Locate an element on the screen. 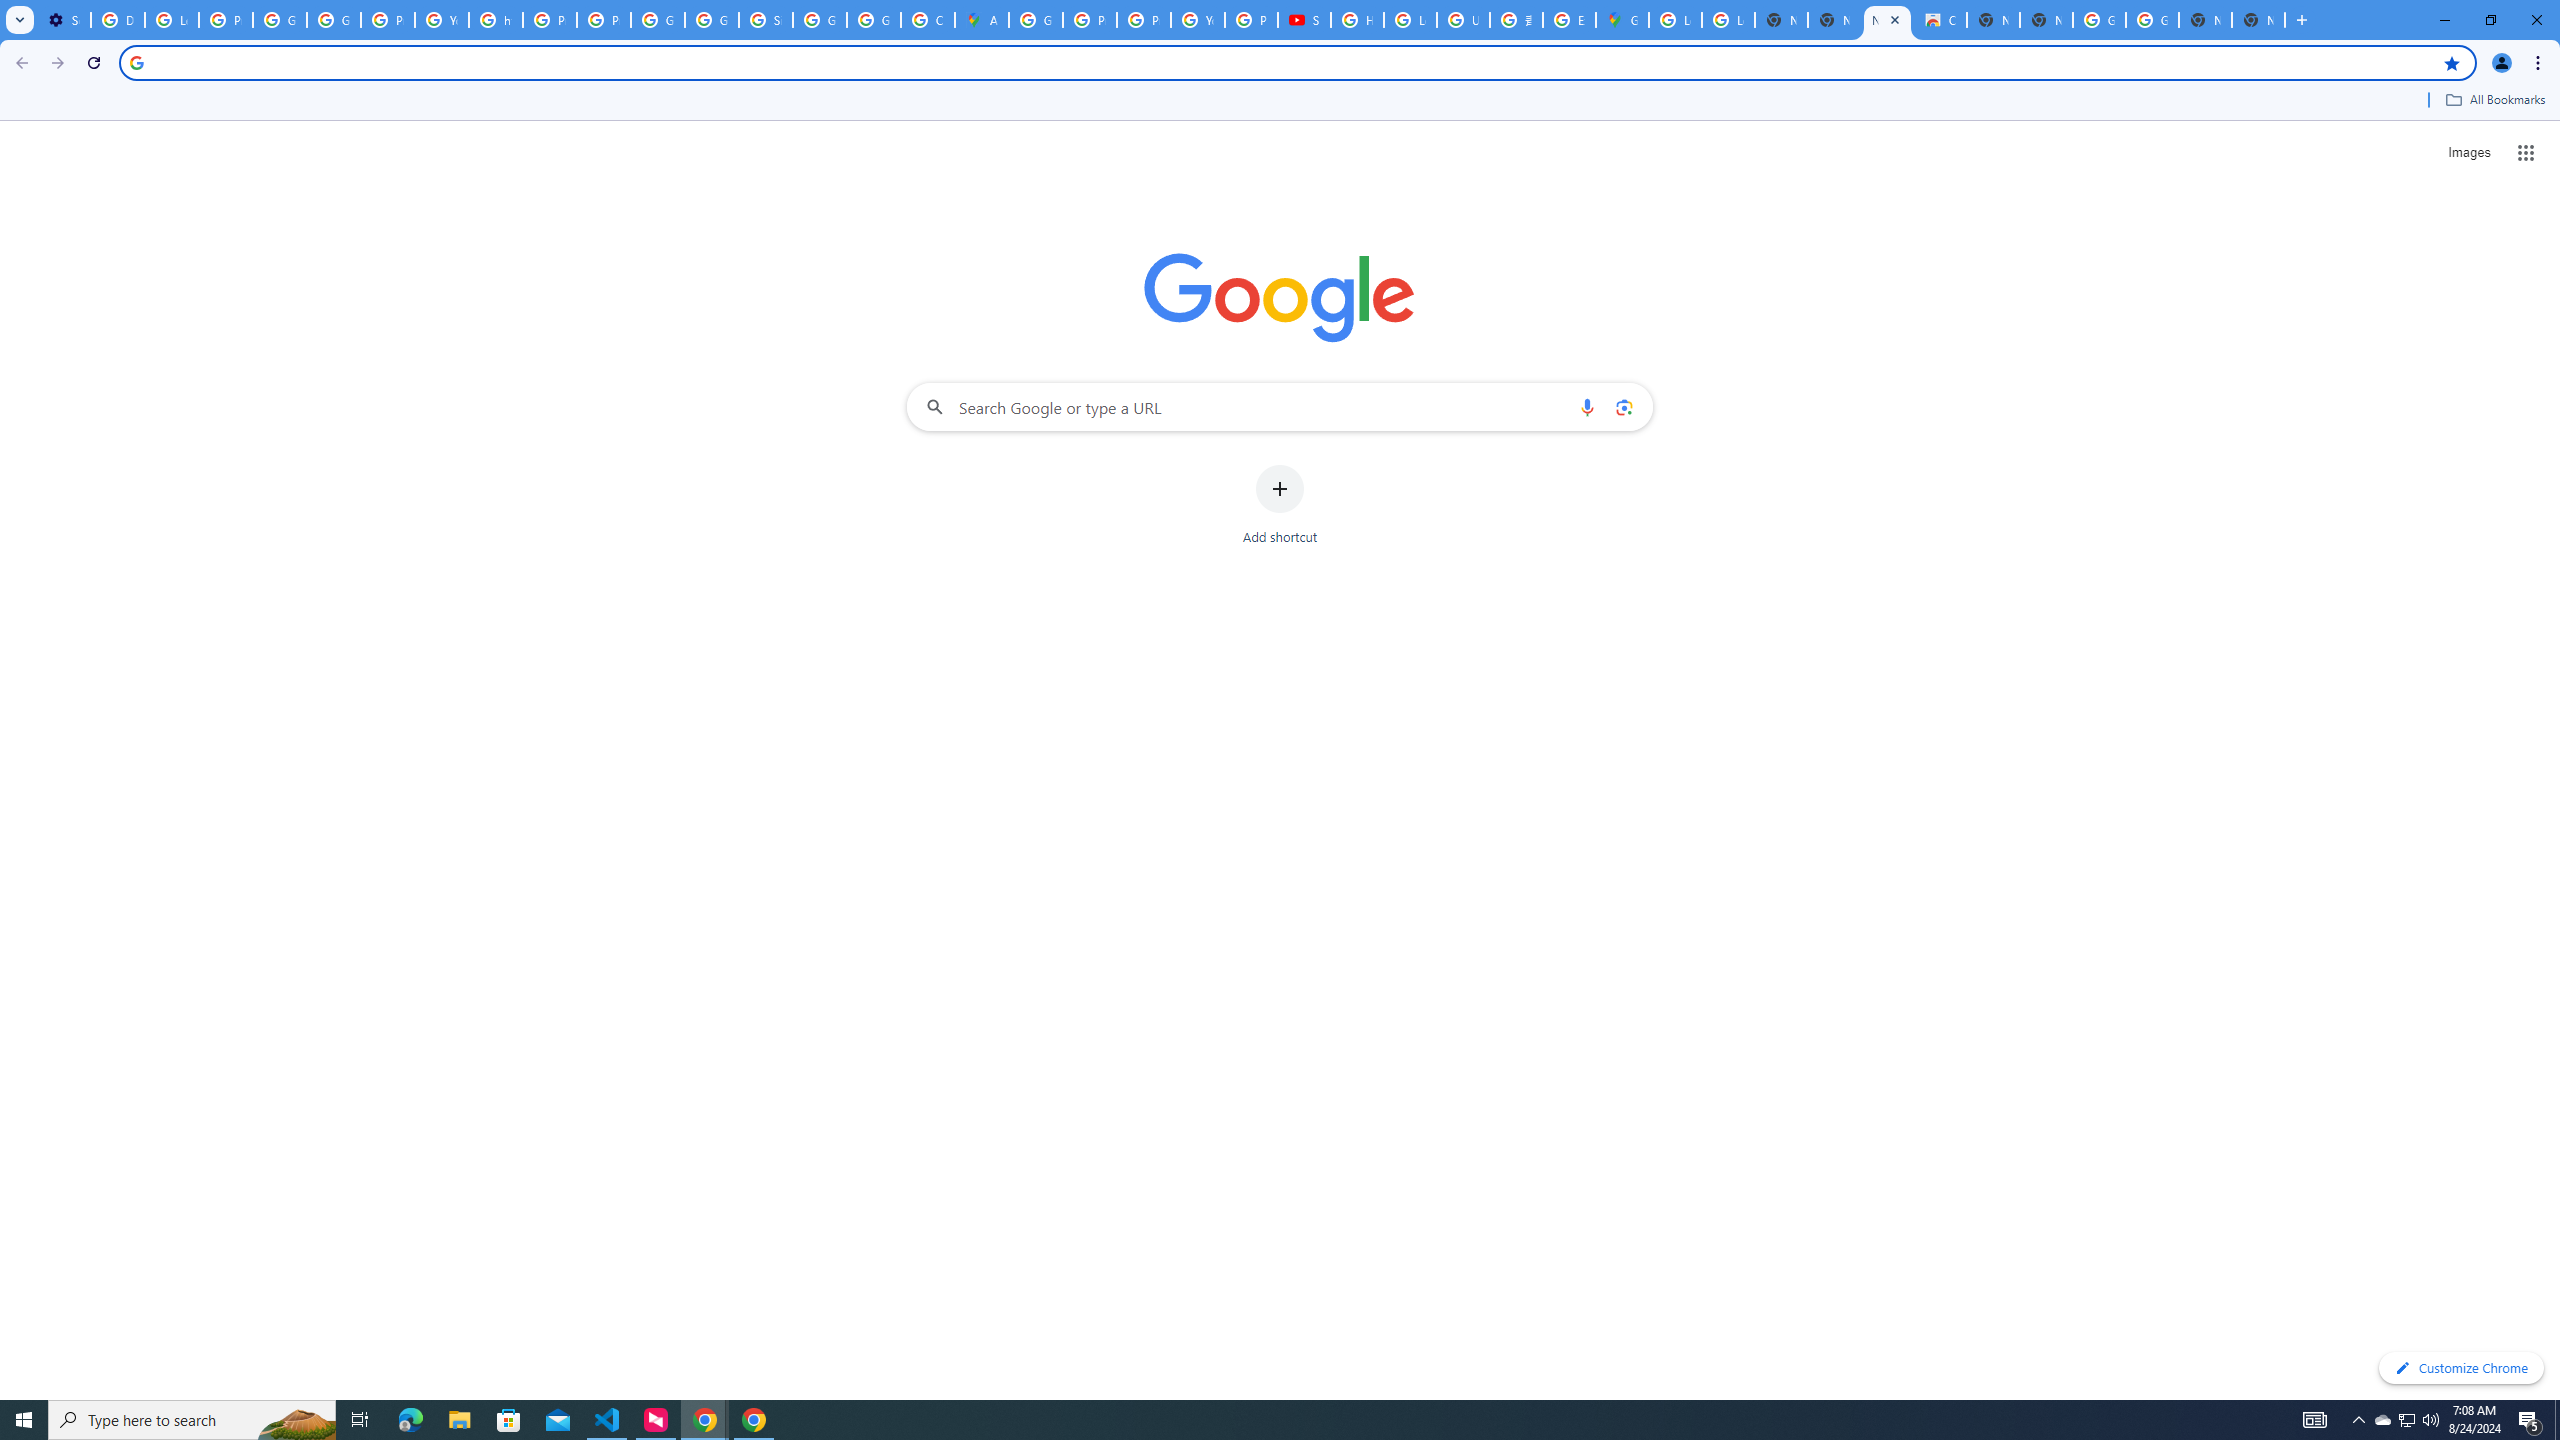 This screenshot has height=1440, width=2560. 'Google Images' is located at coordinates (2099, 19).